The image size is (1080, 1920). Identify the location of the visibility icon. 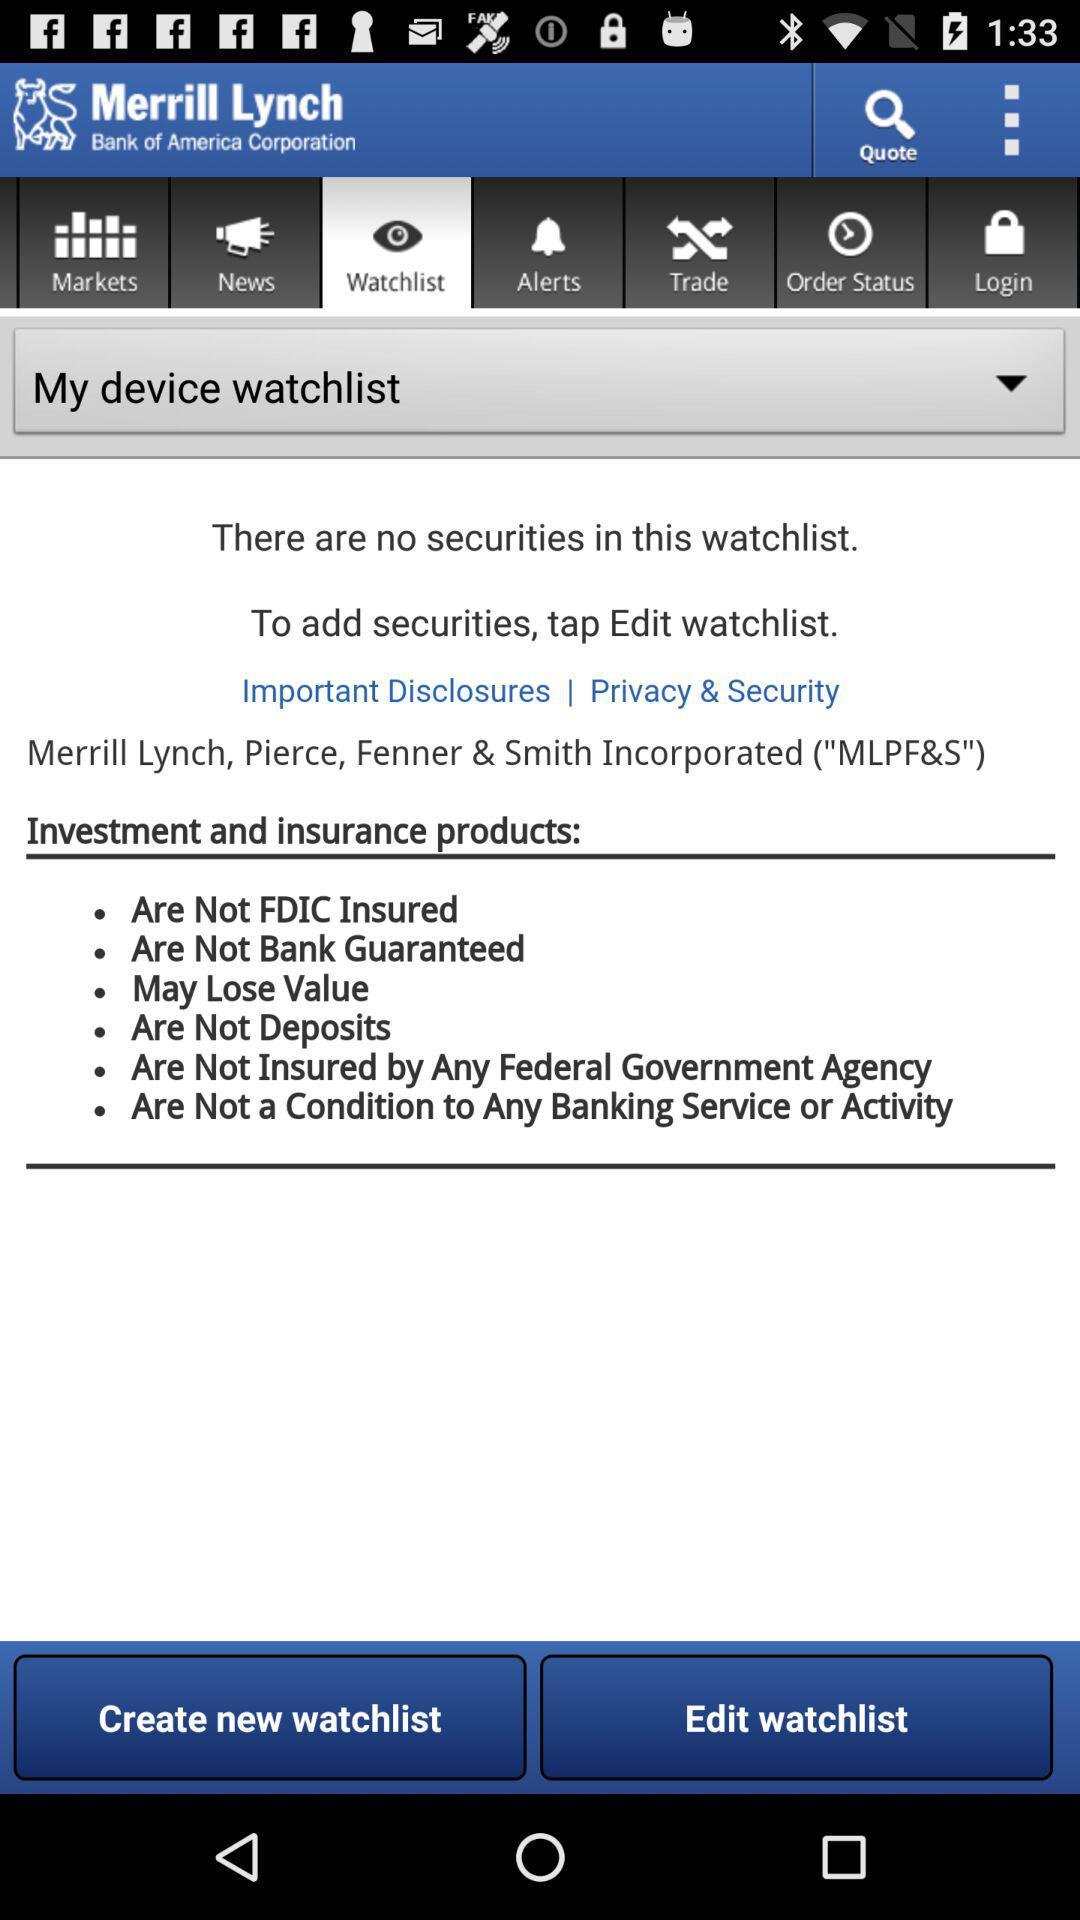
(396, 258).